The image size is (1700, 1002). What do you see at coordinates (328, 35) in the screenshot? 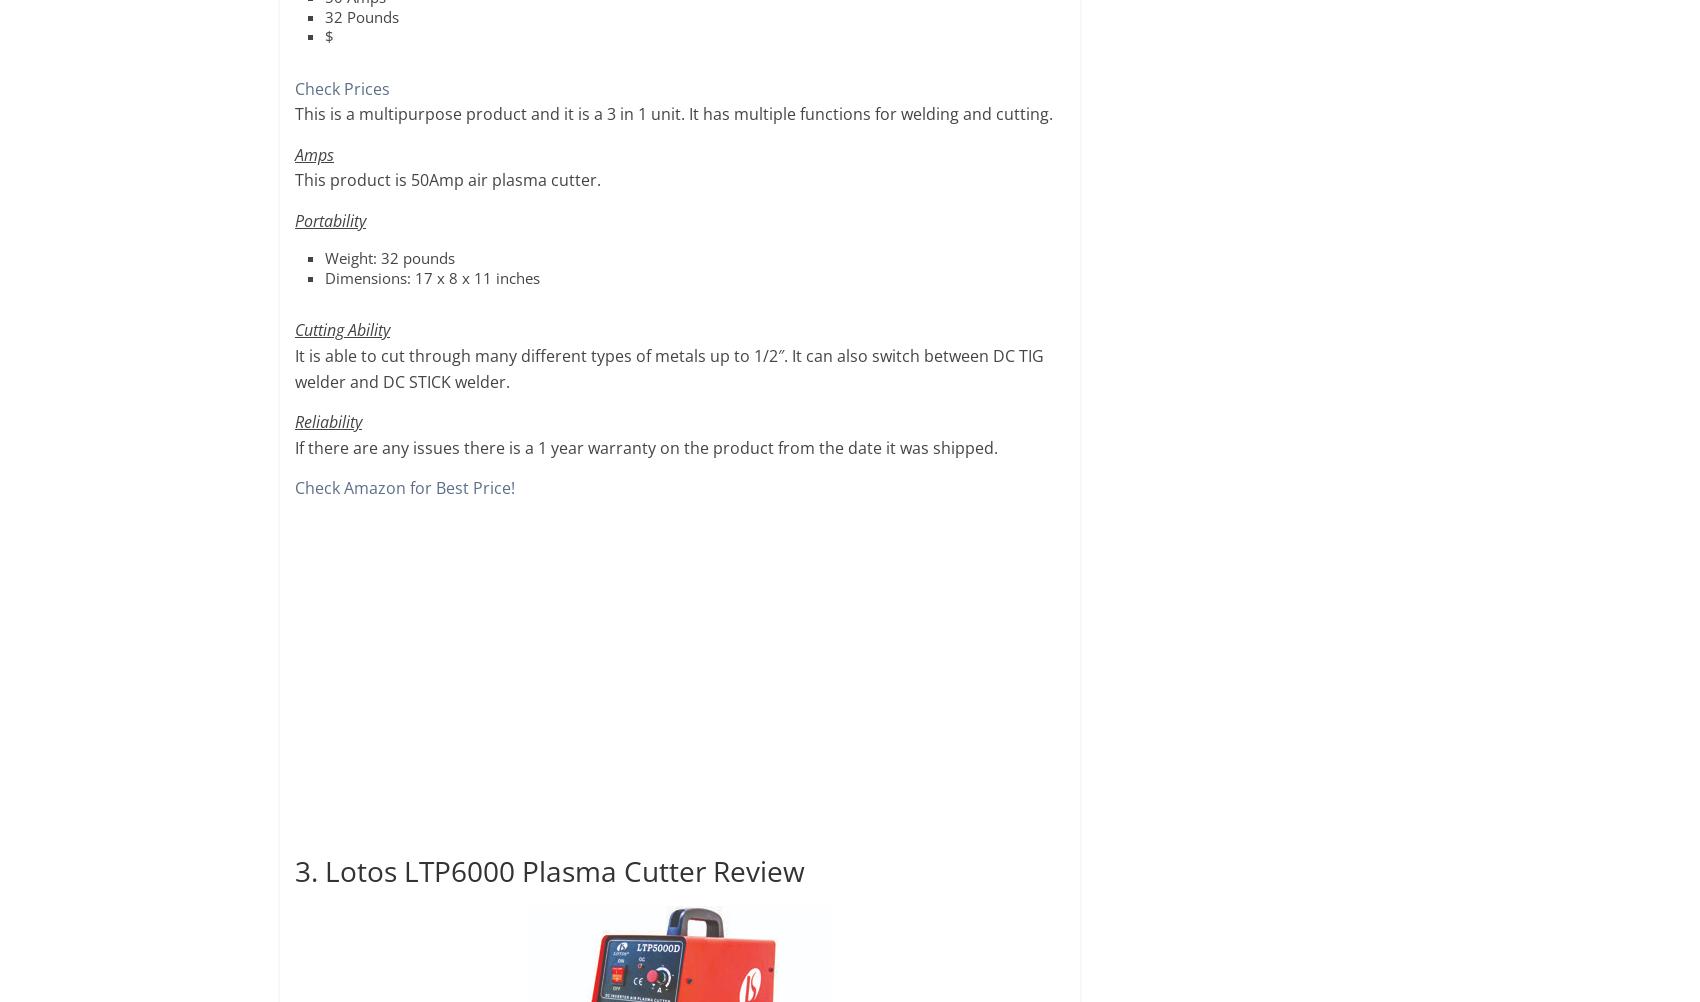
I see `'$'` at bounding box center [328, 35].